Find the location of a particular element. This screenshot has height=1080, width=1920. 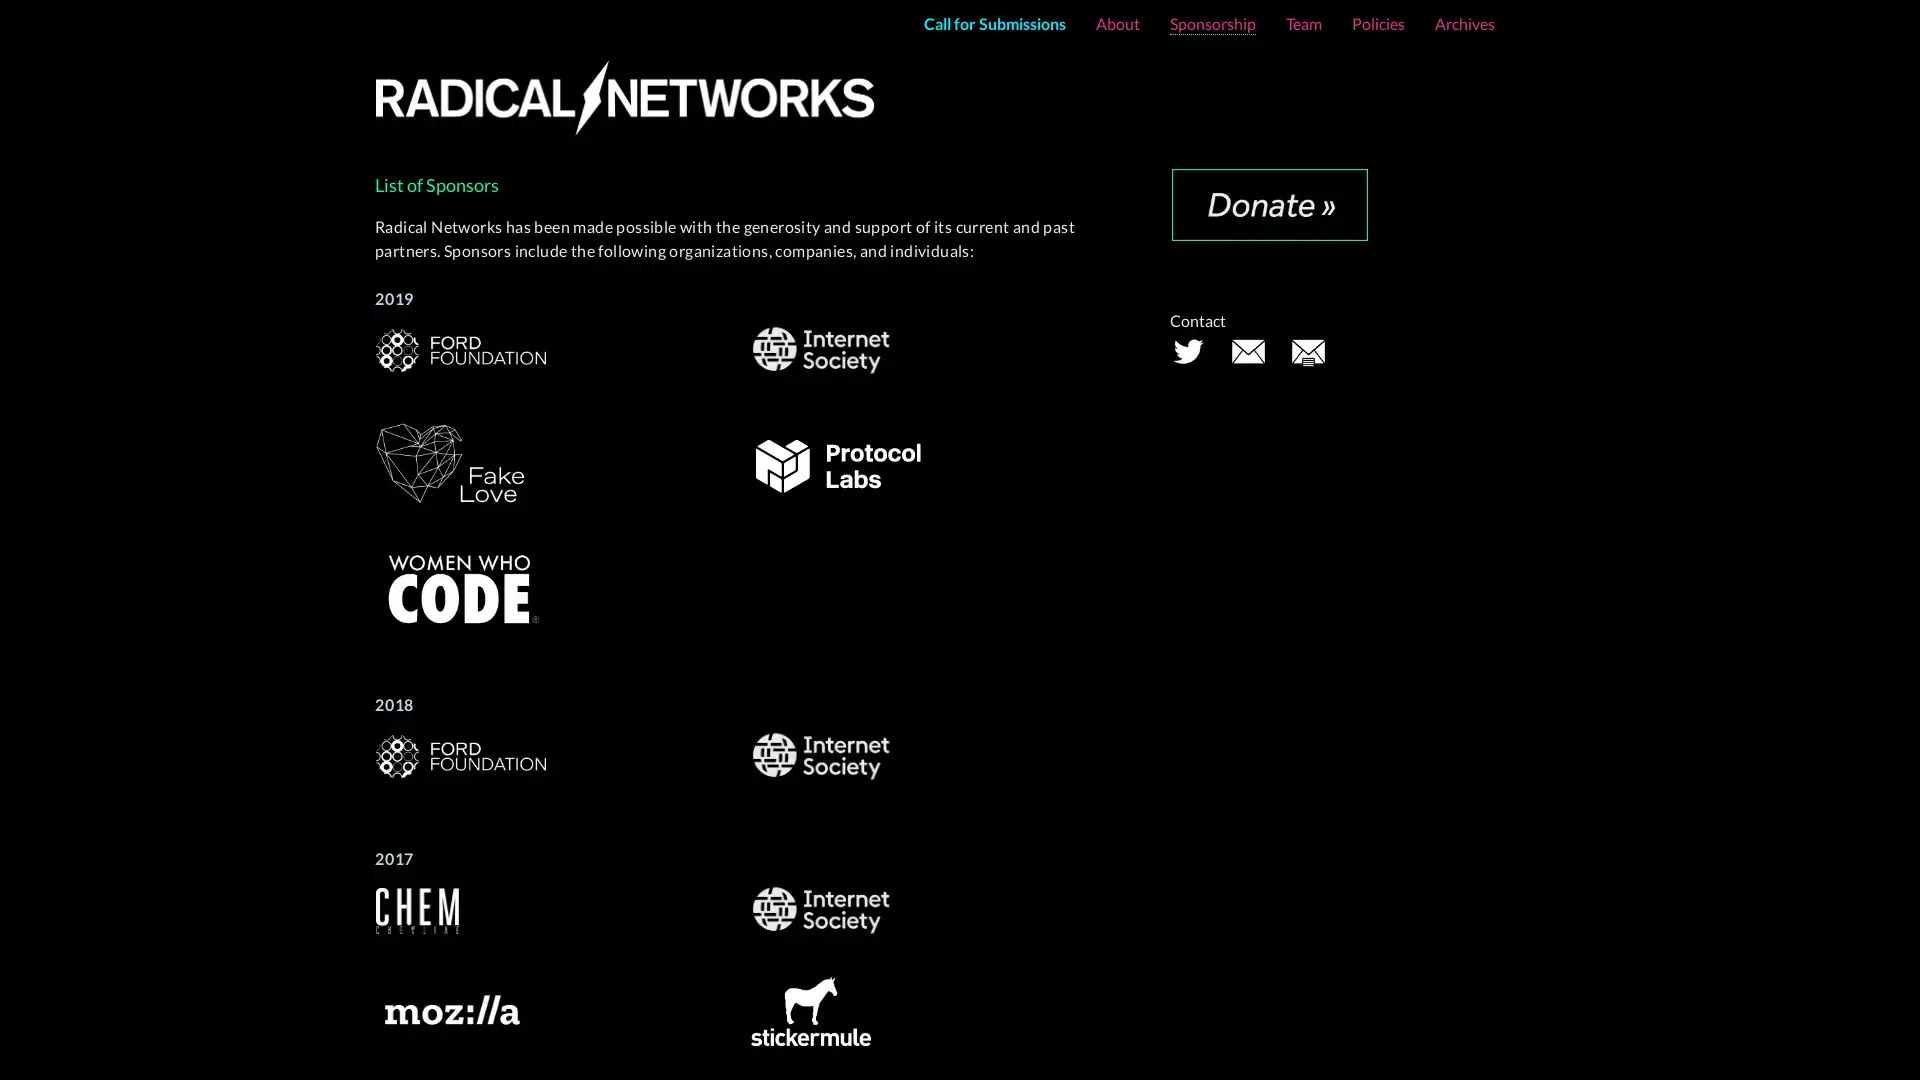

Donate with PayPal button is located at coordinates (1269, 204).